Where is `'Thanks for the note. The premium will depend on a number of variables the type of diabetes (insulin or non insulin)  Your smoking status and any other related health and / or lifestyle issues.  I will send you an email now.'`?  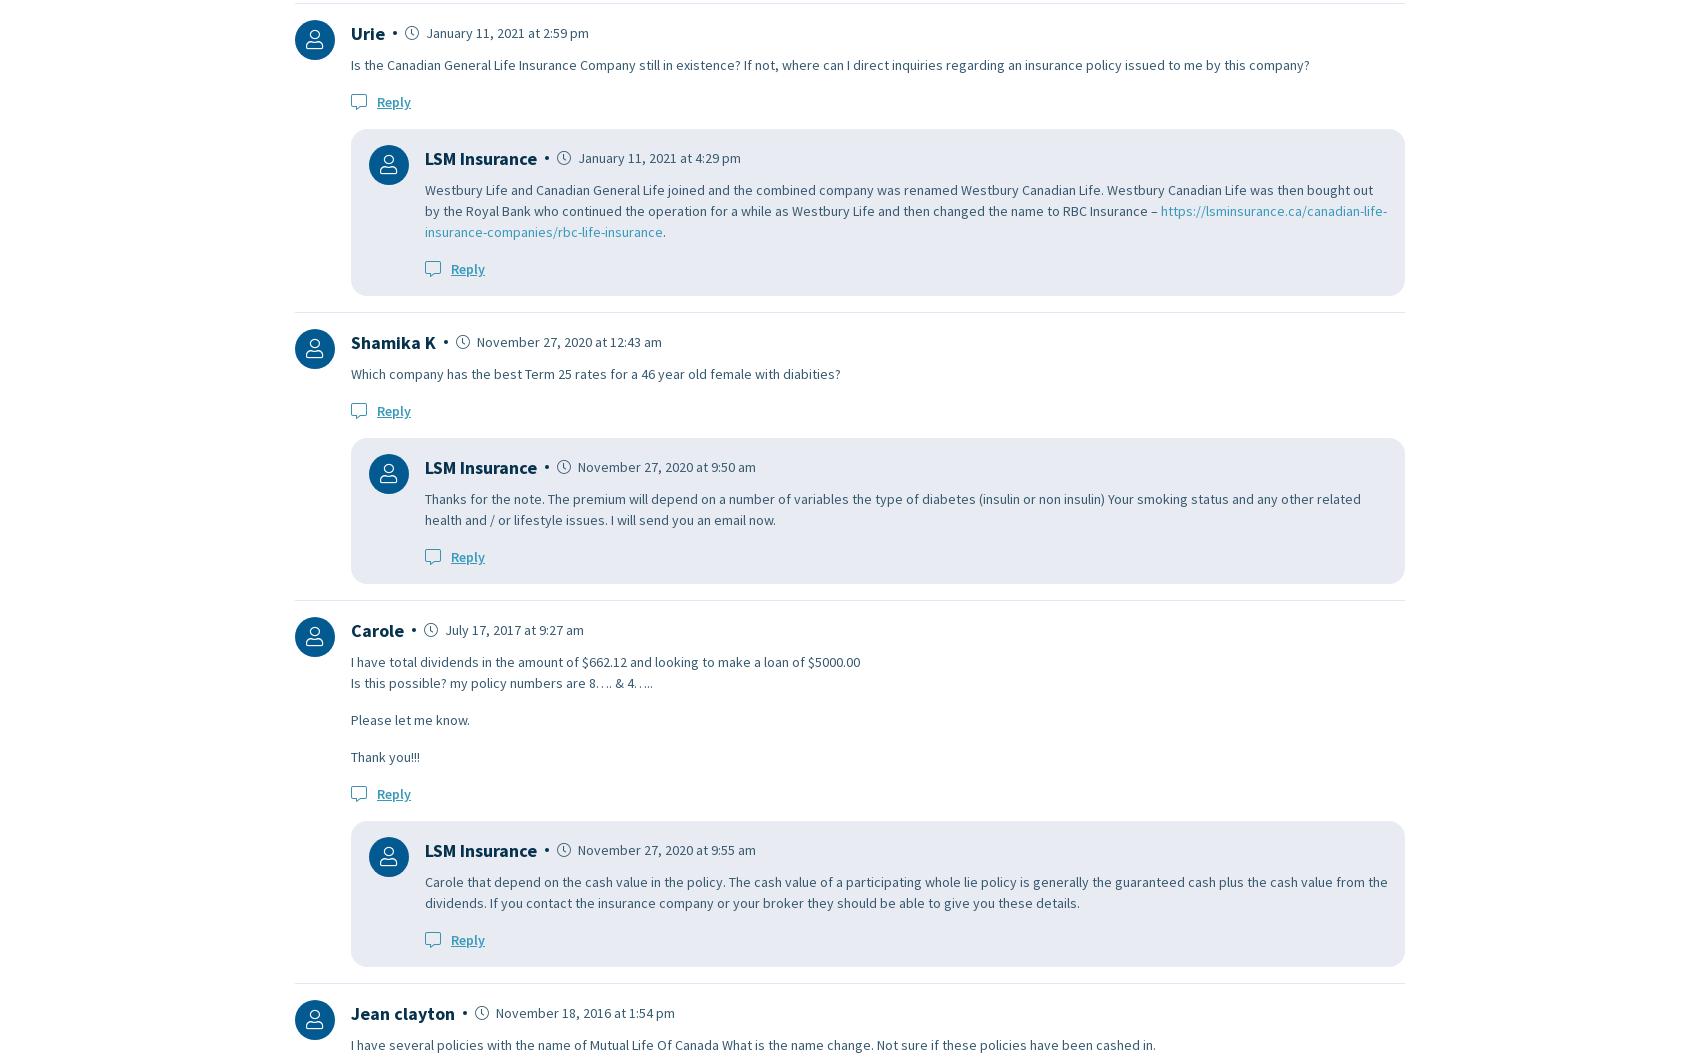 'Thanks for the note. The premium will depend on a number of variables the type of diabetes (insulin or non insulin)  Your smoking status and any other related health and / or lifestyle issues.  I will send you an email now.' is located at coordinates (893, 508).